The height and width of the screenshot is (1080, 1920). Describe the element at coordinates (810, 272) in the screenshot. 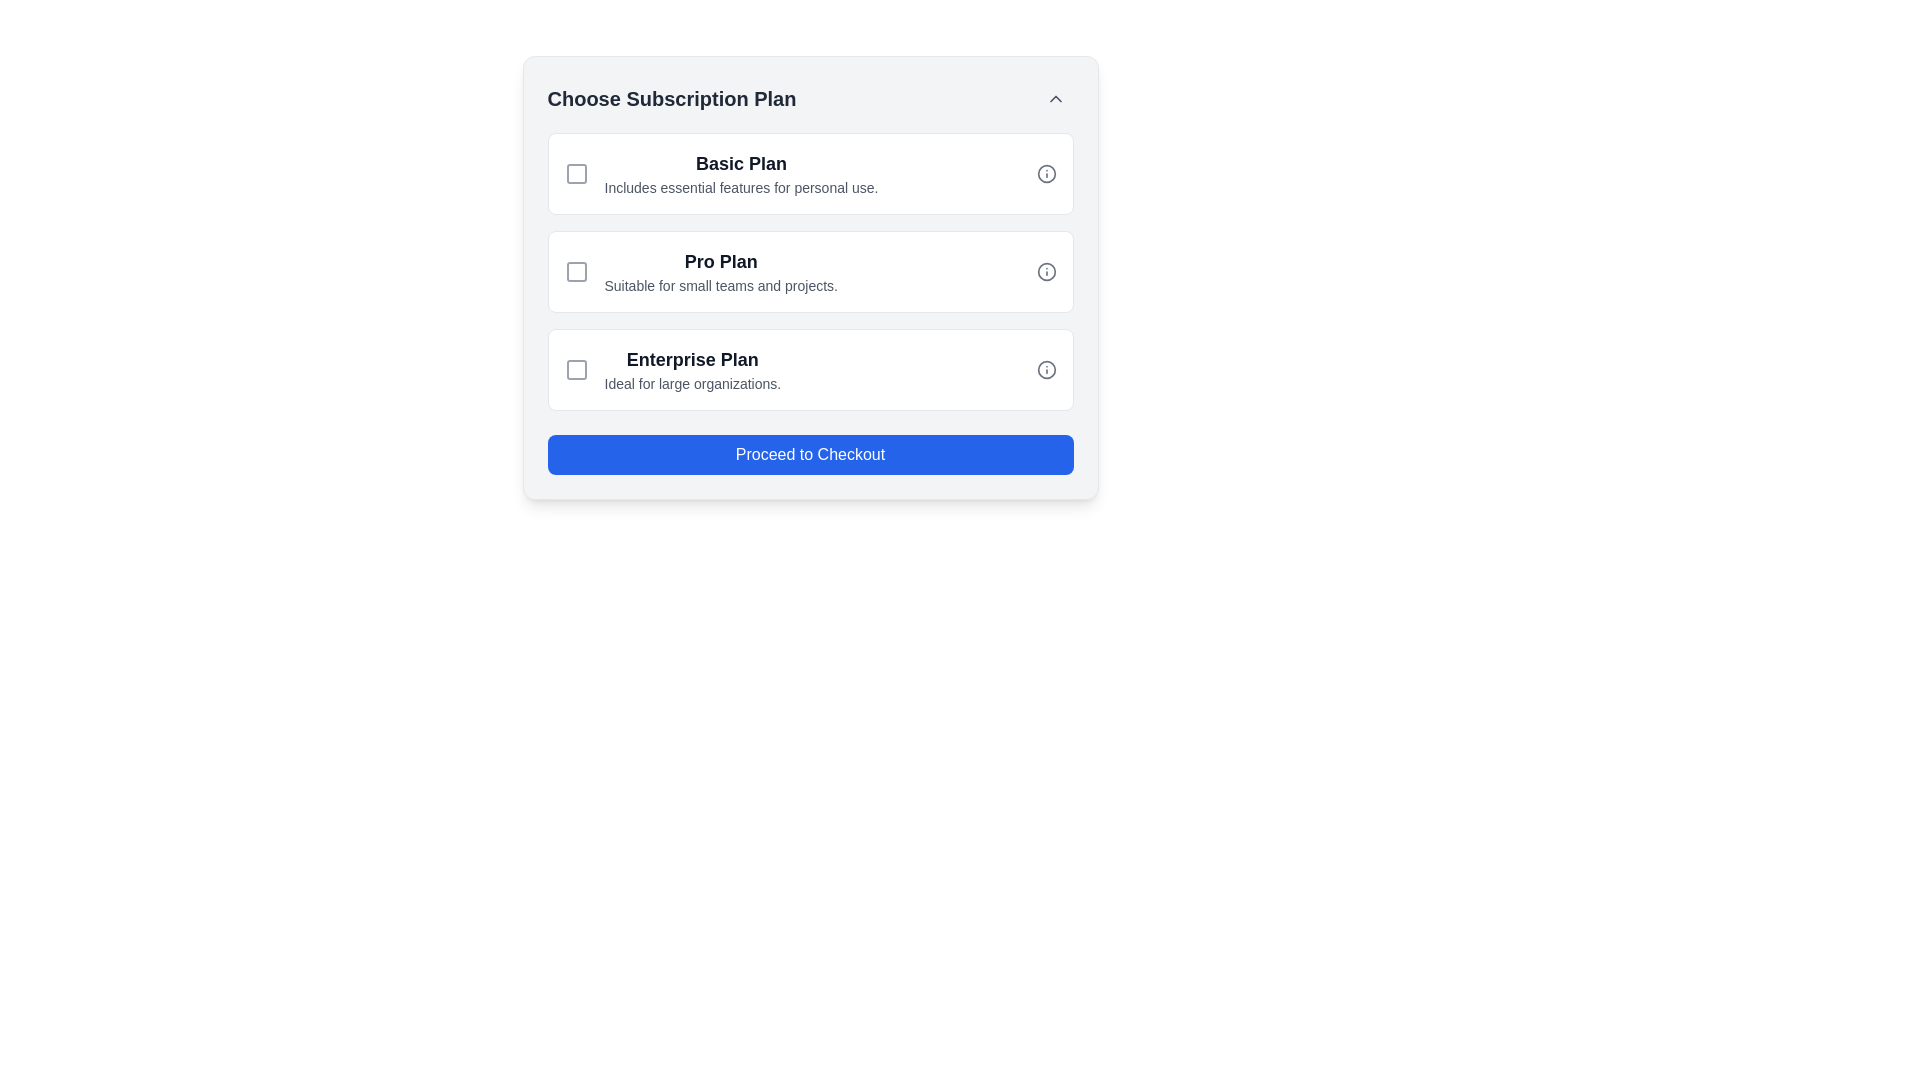

I see `the circular information icon next to the subscription options in the 'Choose Subscription Plan' card` at that location.